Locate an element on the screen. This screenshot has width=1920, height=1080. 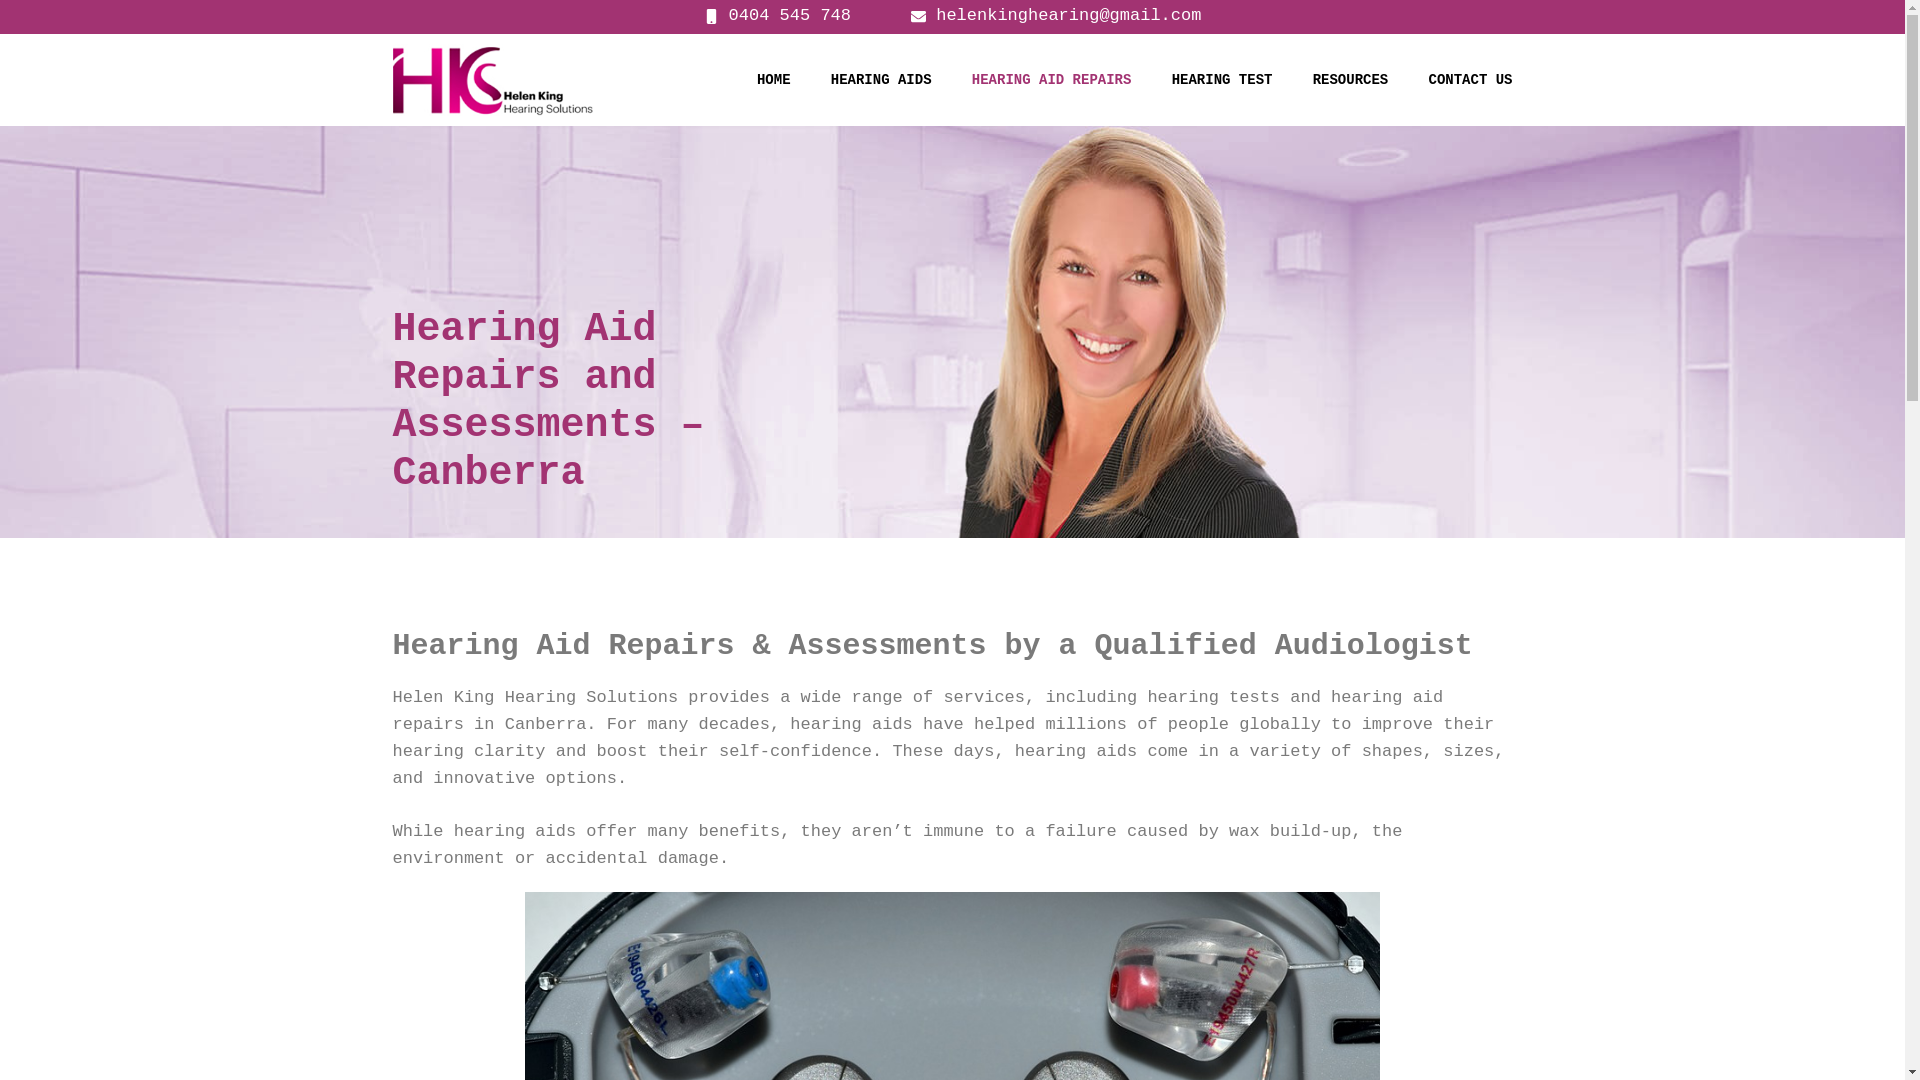
'HK Hearing Solutions' is located at coordinates (491, 78).